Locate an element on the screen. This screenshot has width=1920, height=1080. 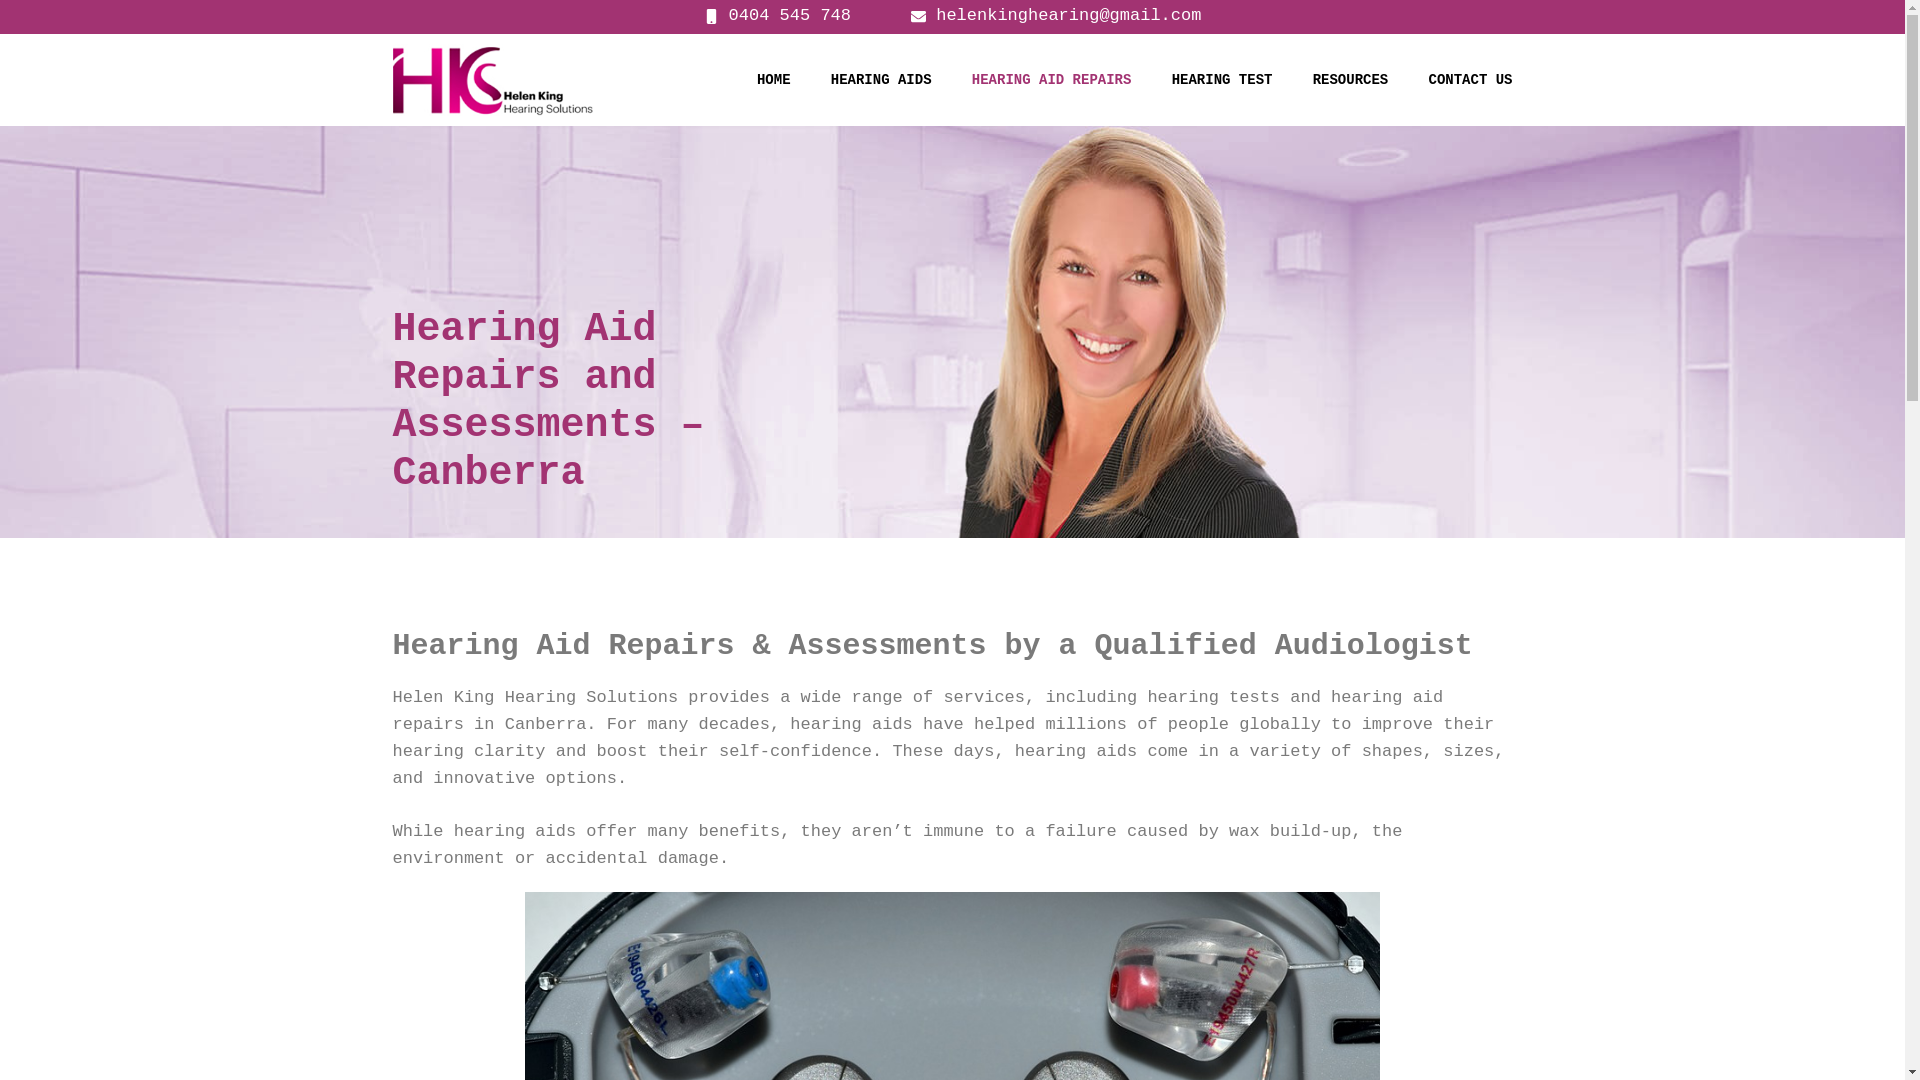
'HK Hearing Solutions' is located at coordinates (491, 78).